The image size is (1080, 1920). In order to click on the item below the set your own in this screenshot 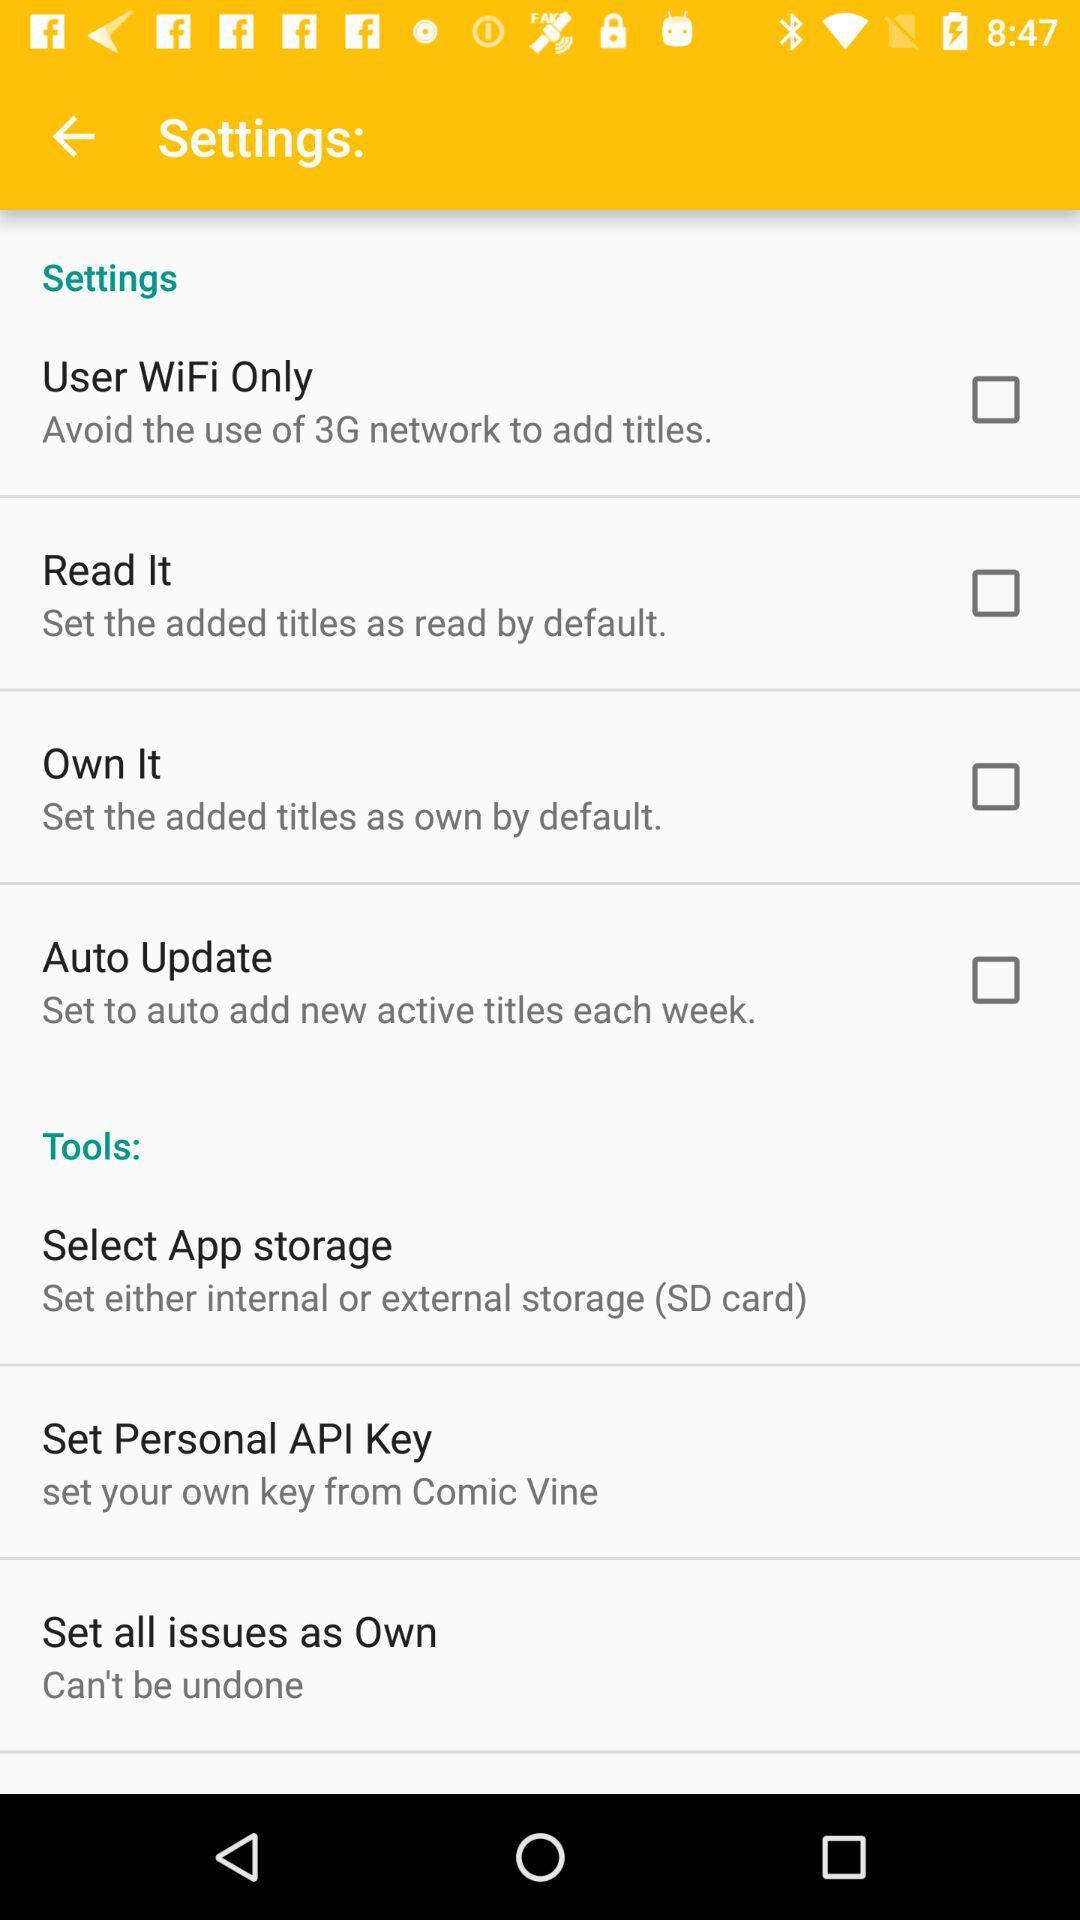, I will do `click(238, 1630)`.